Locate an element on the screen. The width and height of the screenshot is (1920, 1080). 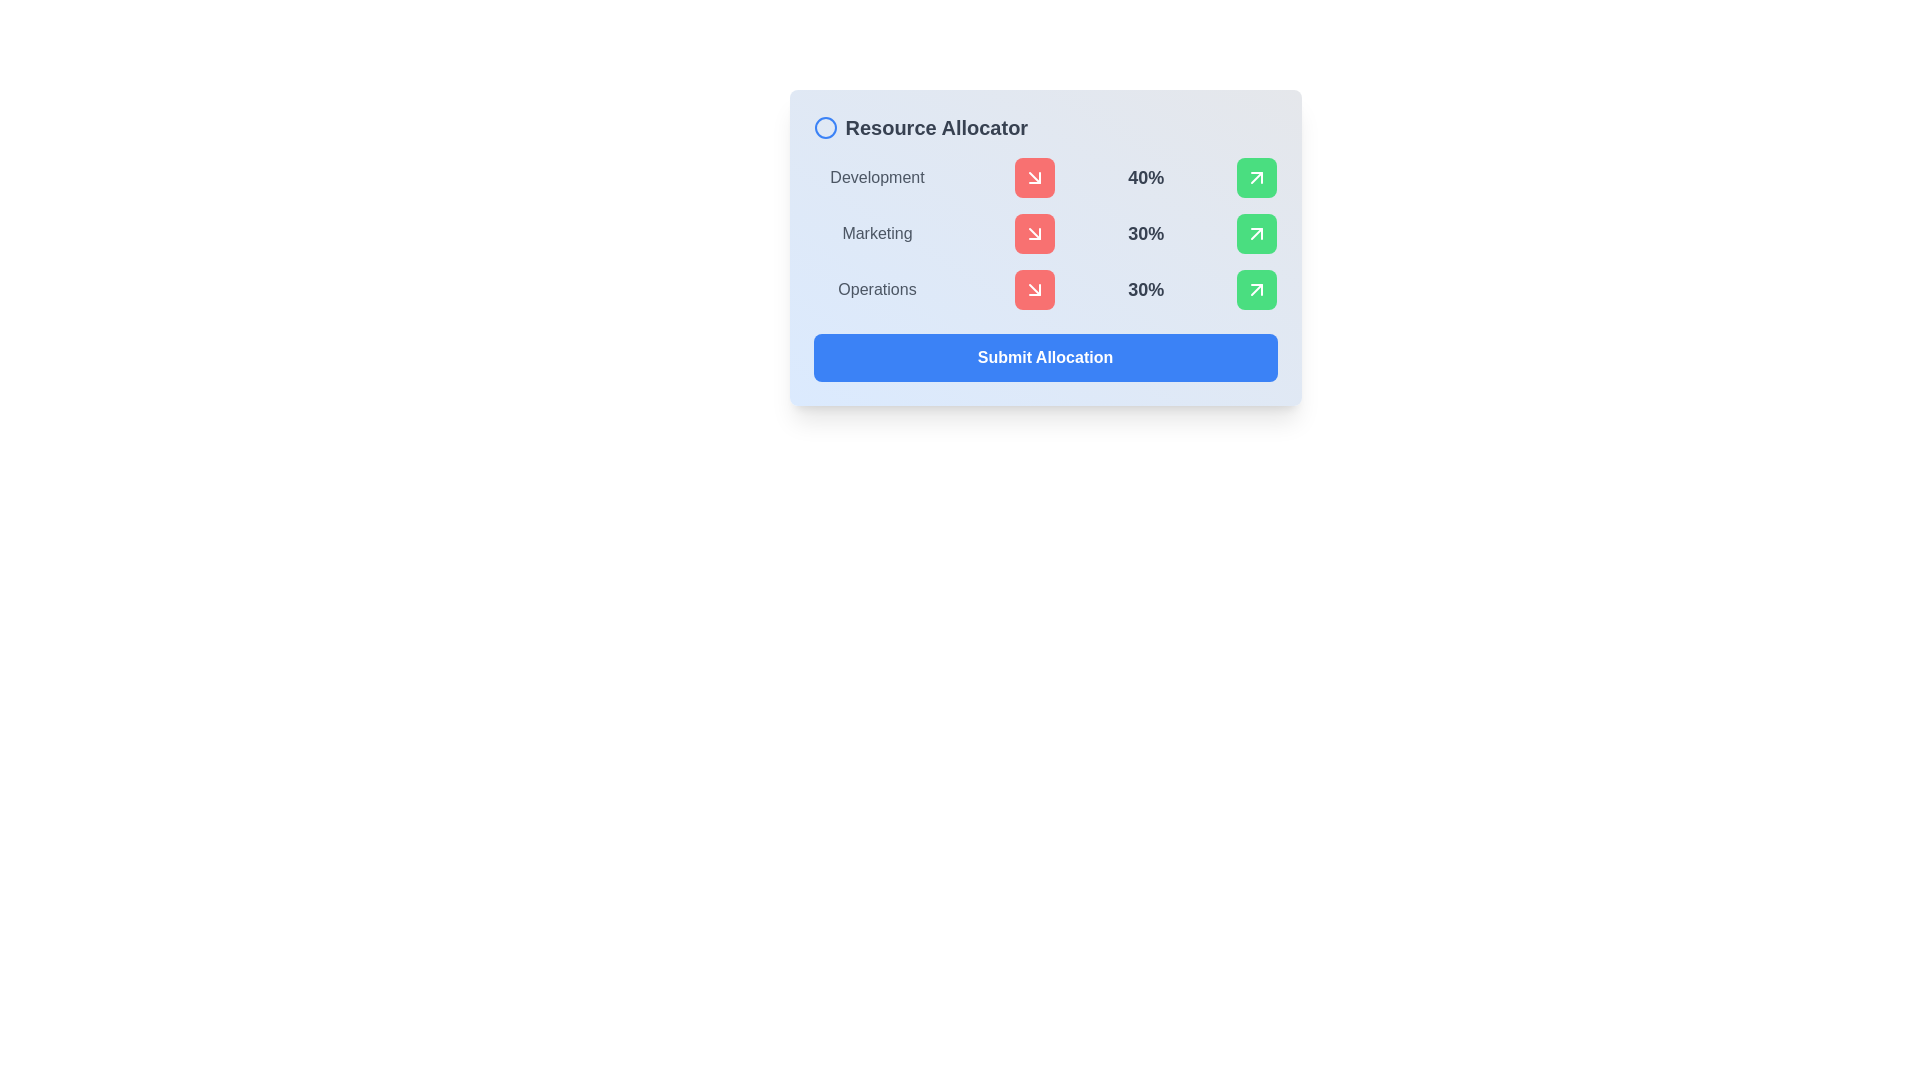
the button indicating an increase in the 'Development' category is located at coordinates (1256, 176).